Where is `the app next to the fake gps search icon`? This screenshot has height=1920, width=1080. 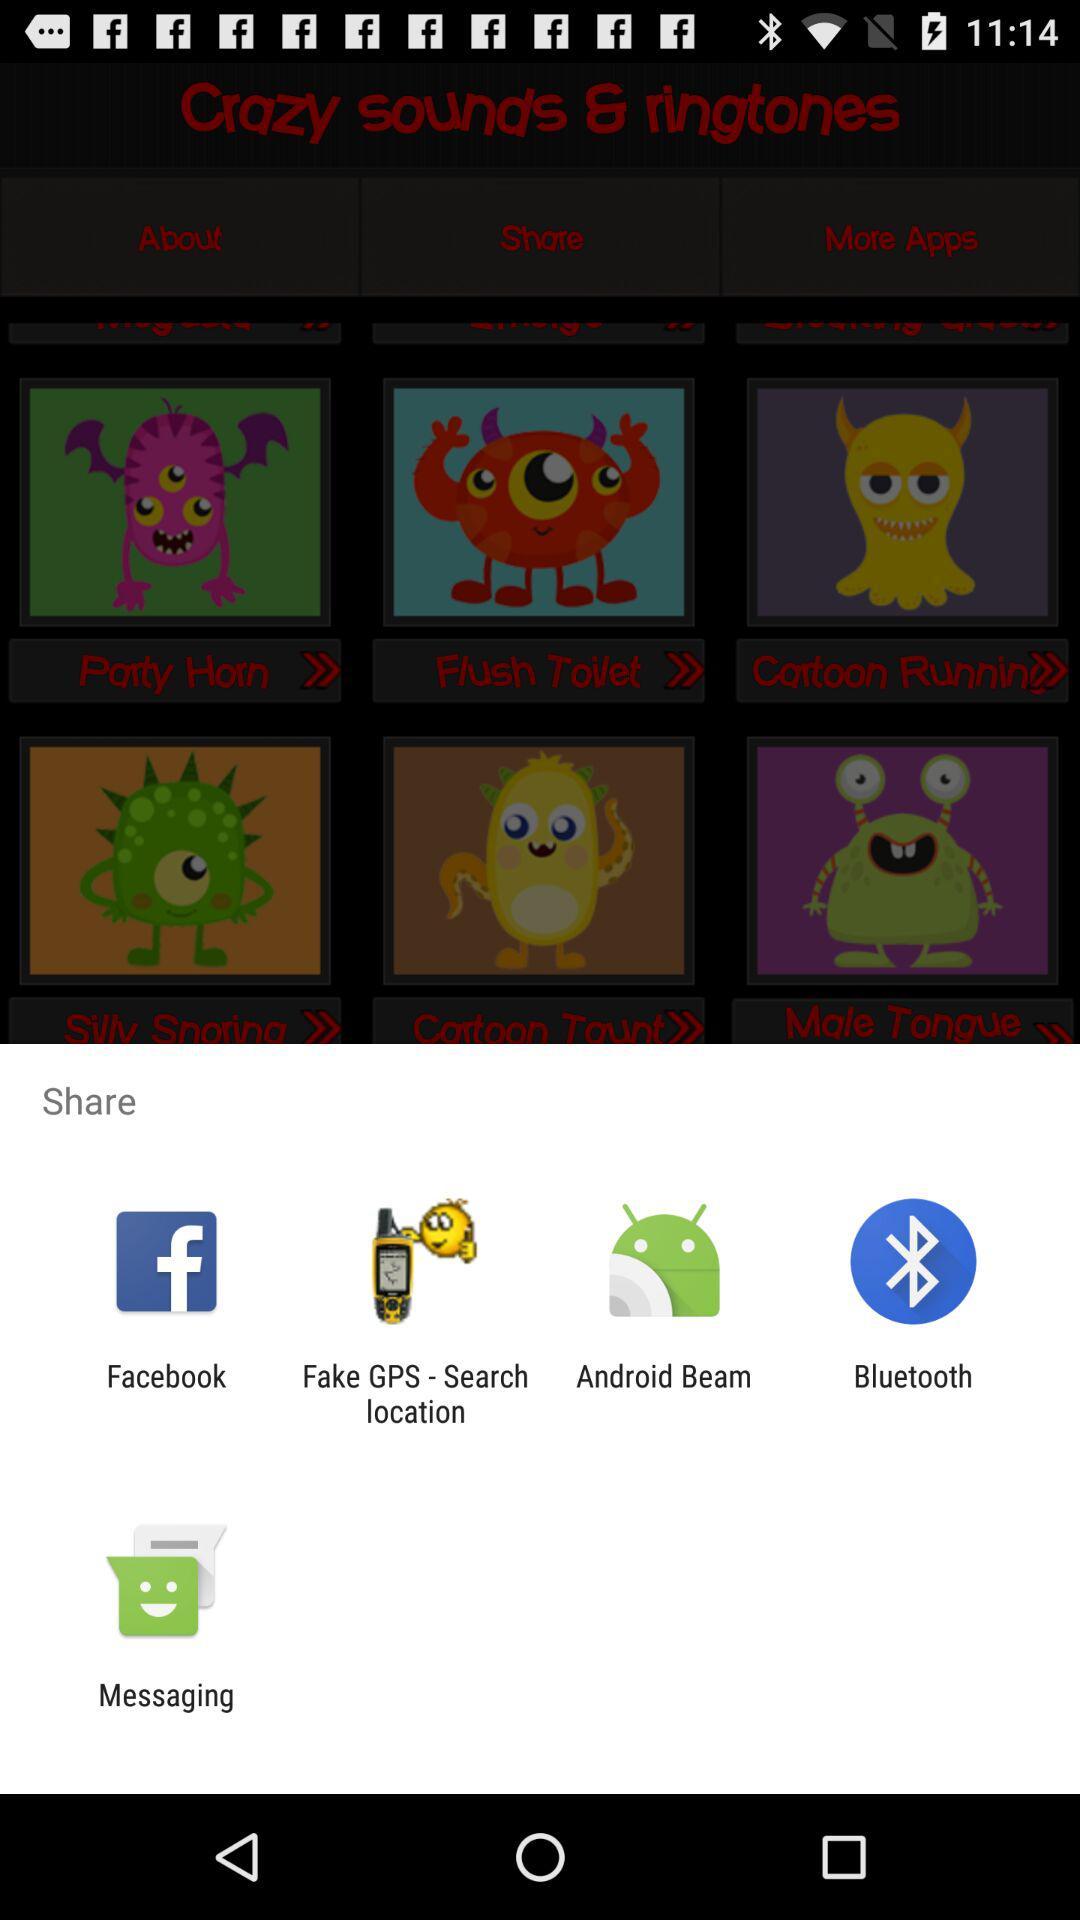 the app next to the fake gps search icon is located at coordinates (664, 1392).